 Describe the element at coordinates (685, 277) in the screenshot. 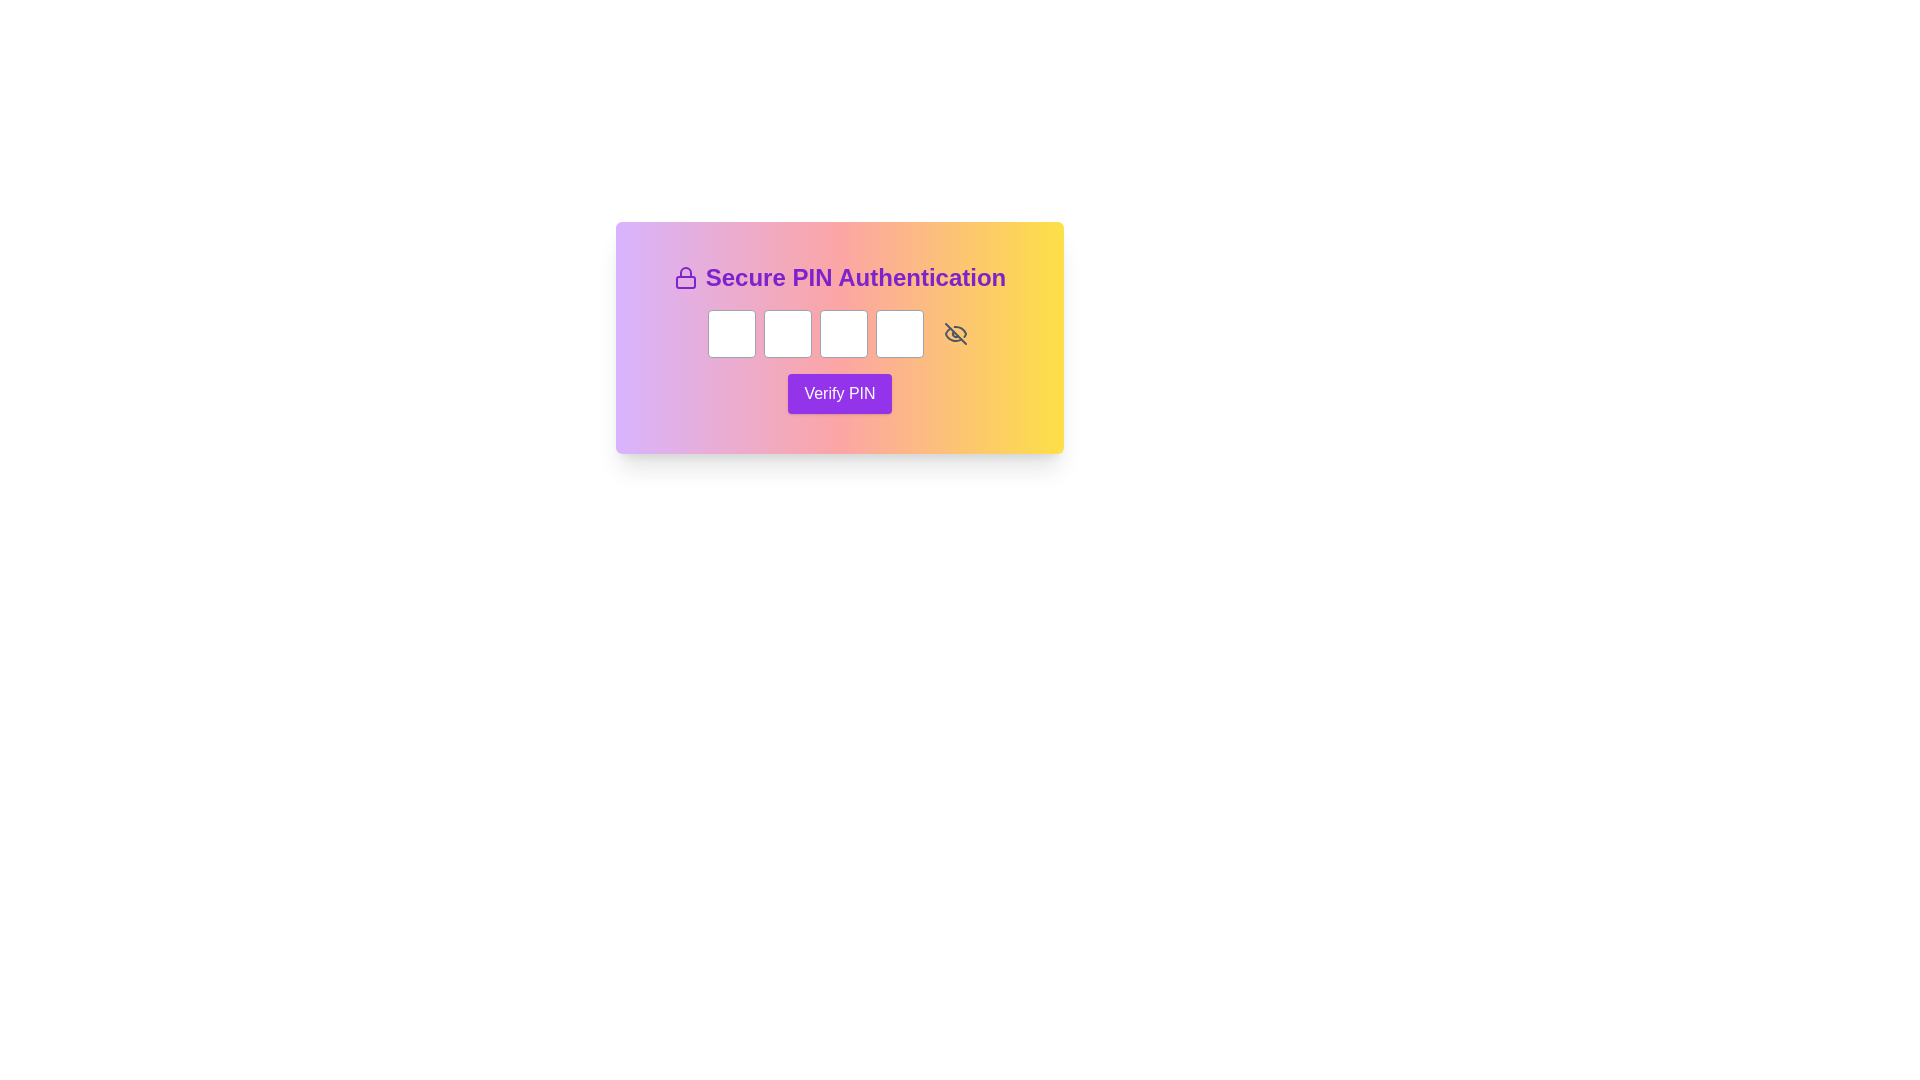

I see `the purple lock icon styled in a simplistic outline design, located to the left of the text 'Secure PIN Authentication' in the card header section` at that location.